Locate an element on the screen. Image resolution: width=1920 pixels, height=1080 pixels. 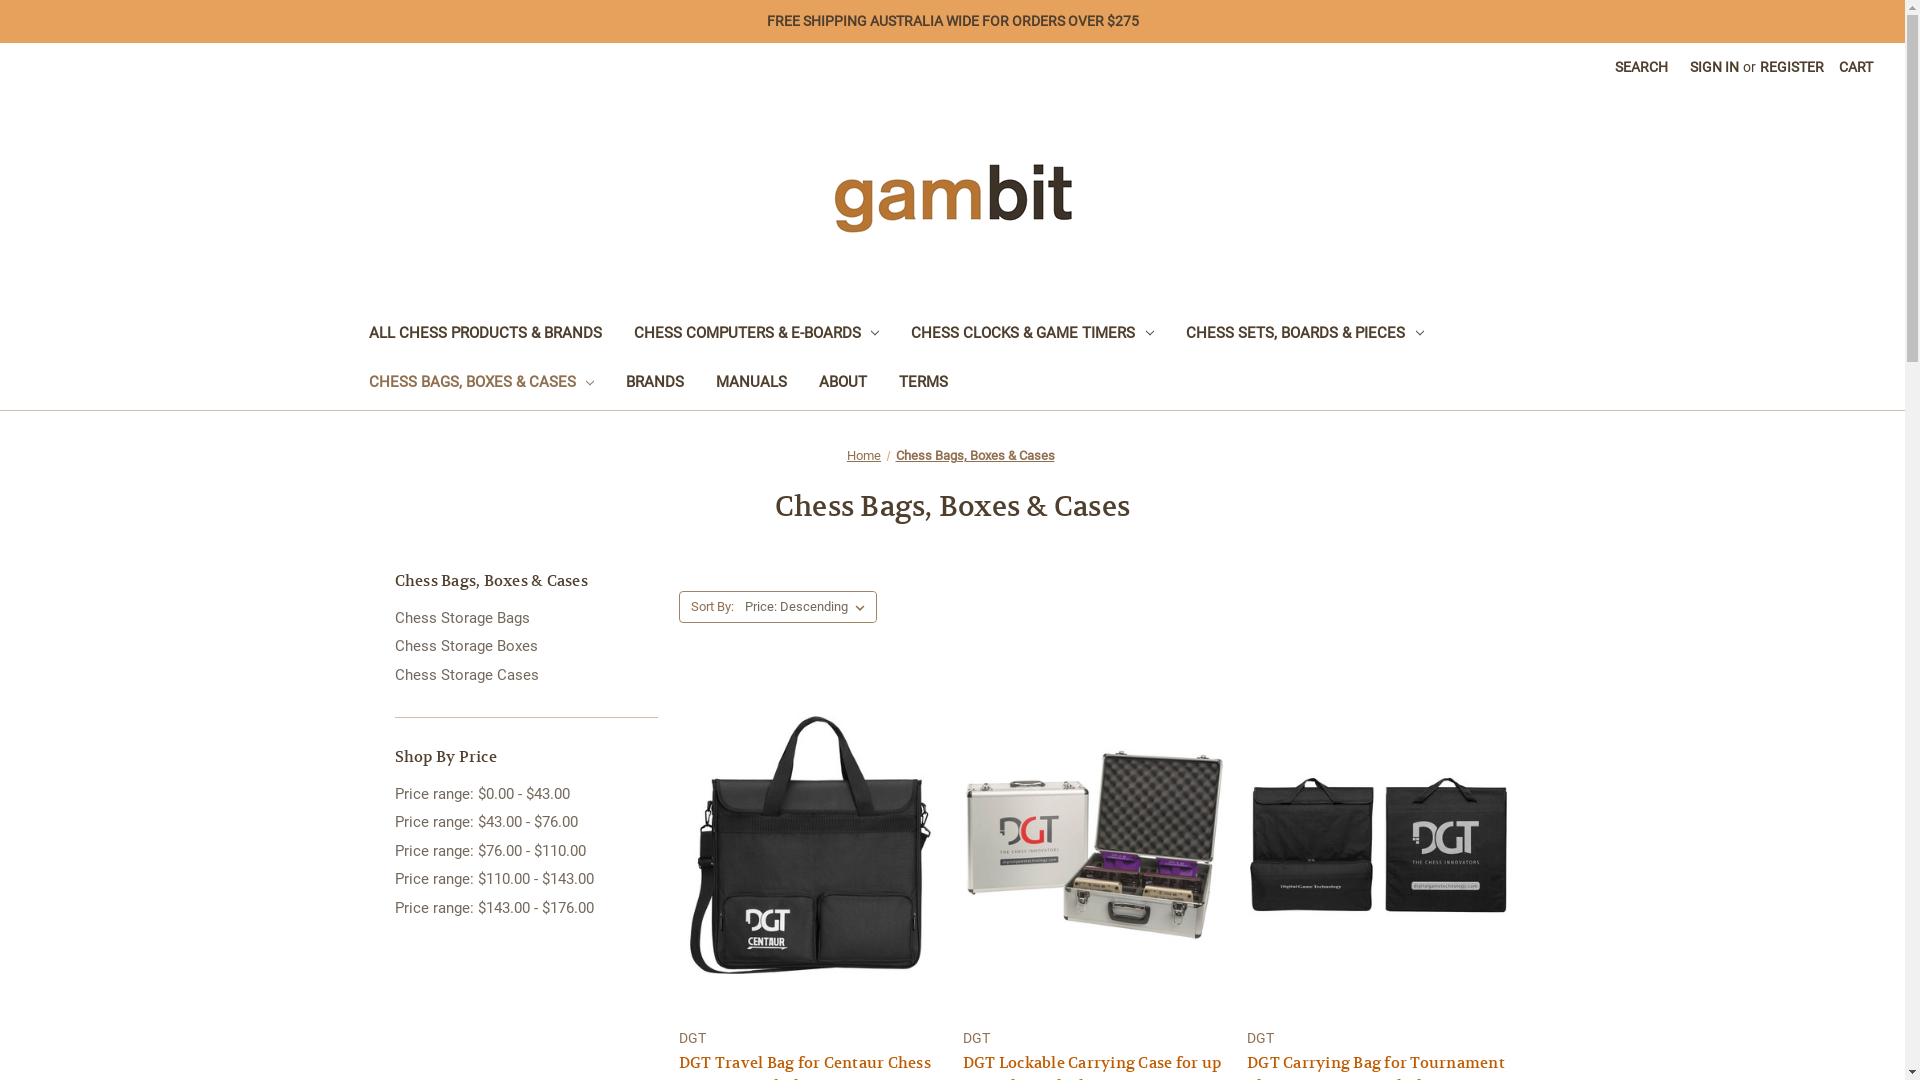
'MANUALS' is located at coordinates (750, 384).